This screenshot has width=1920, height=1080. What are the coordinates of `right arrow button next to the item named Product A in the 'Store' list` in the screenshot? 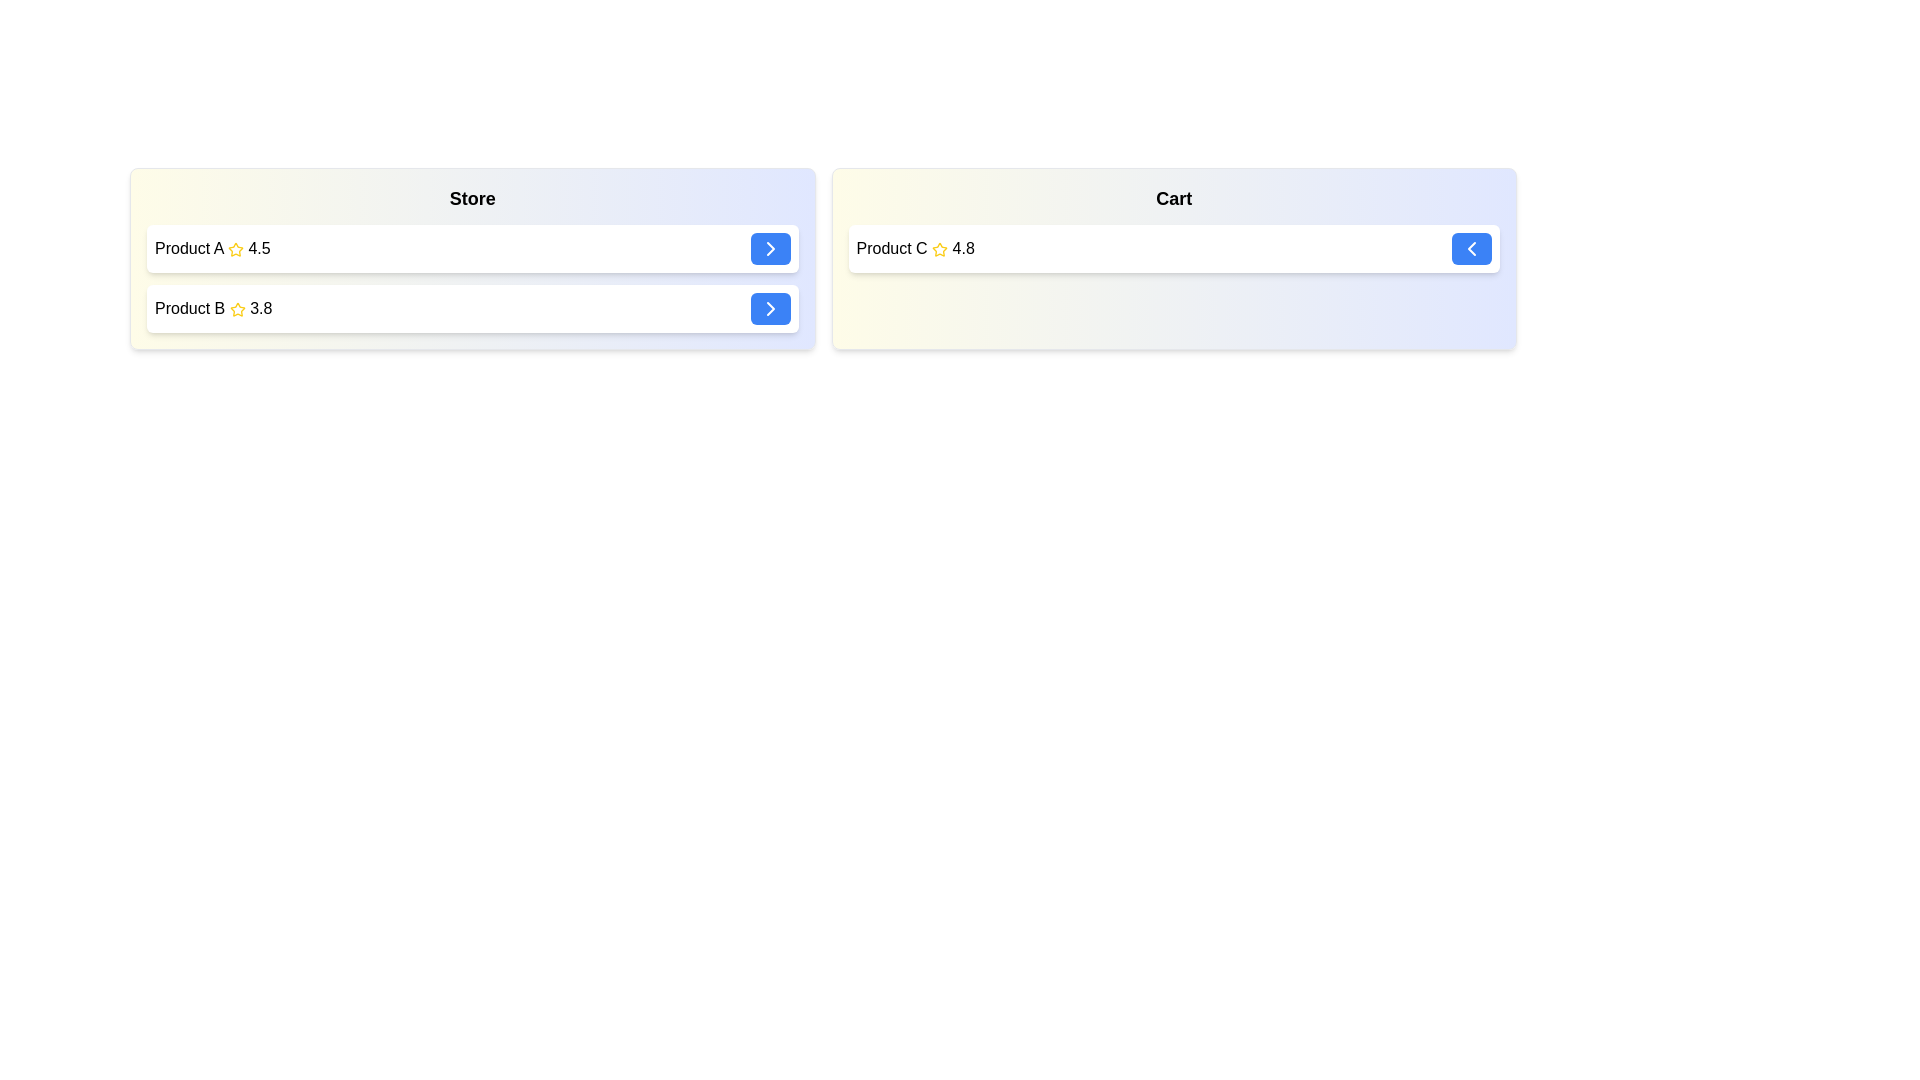 It's located at (769, 248).